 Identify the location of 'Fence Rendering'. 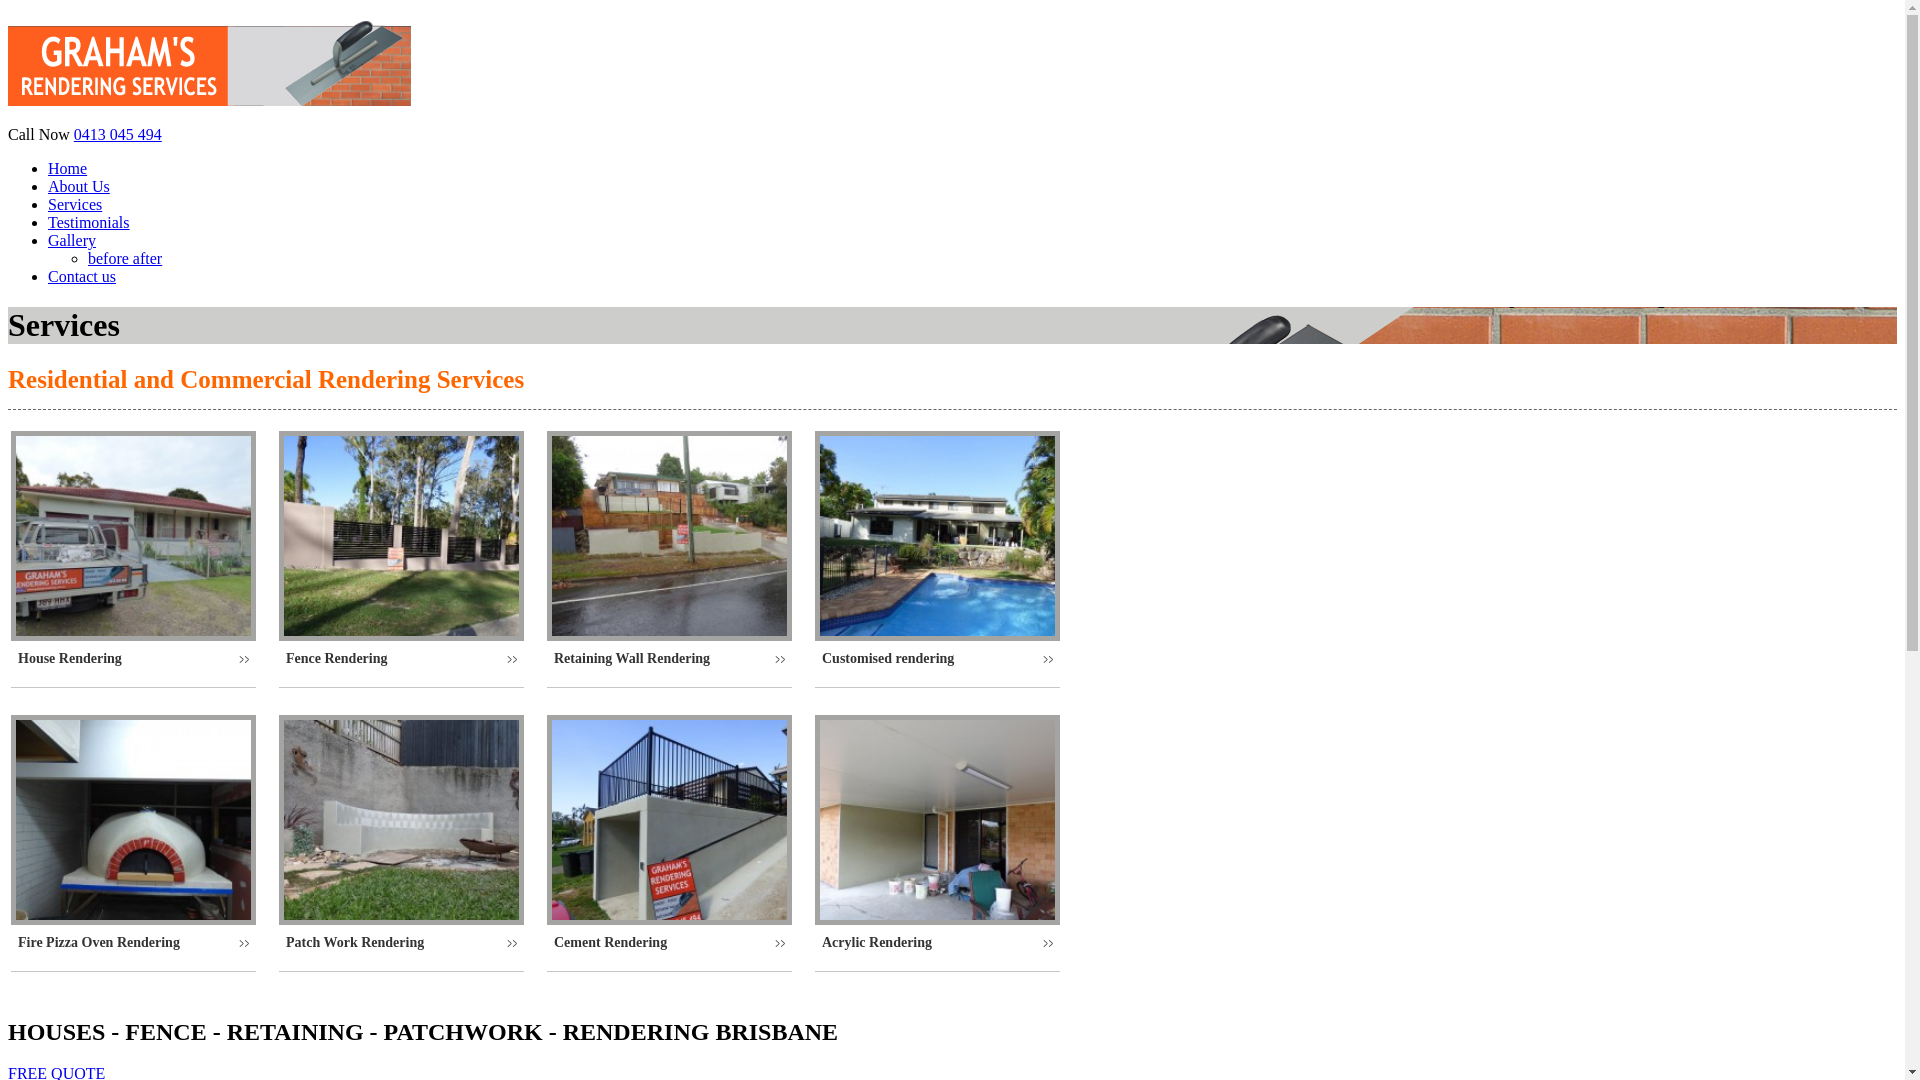
(285, 659).